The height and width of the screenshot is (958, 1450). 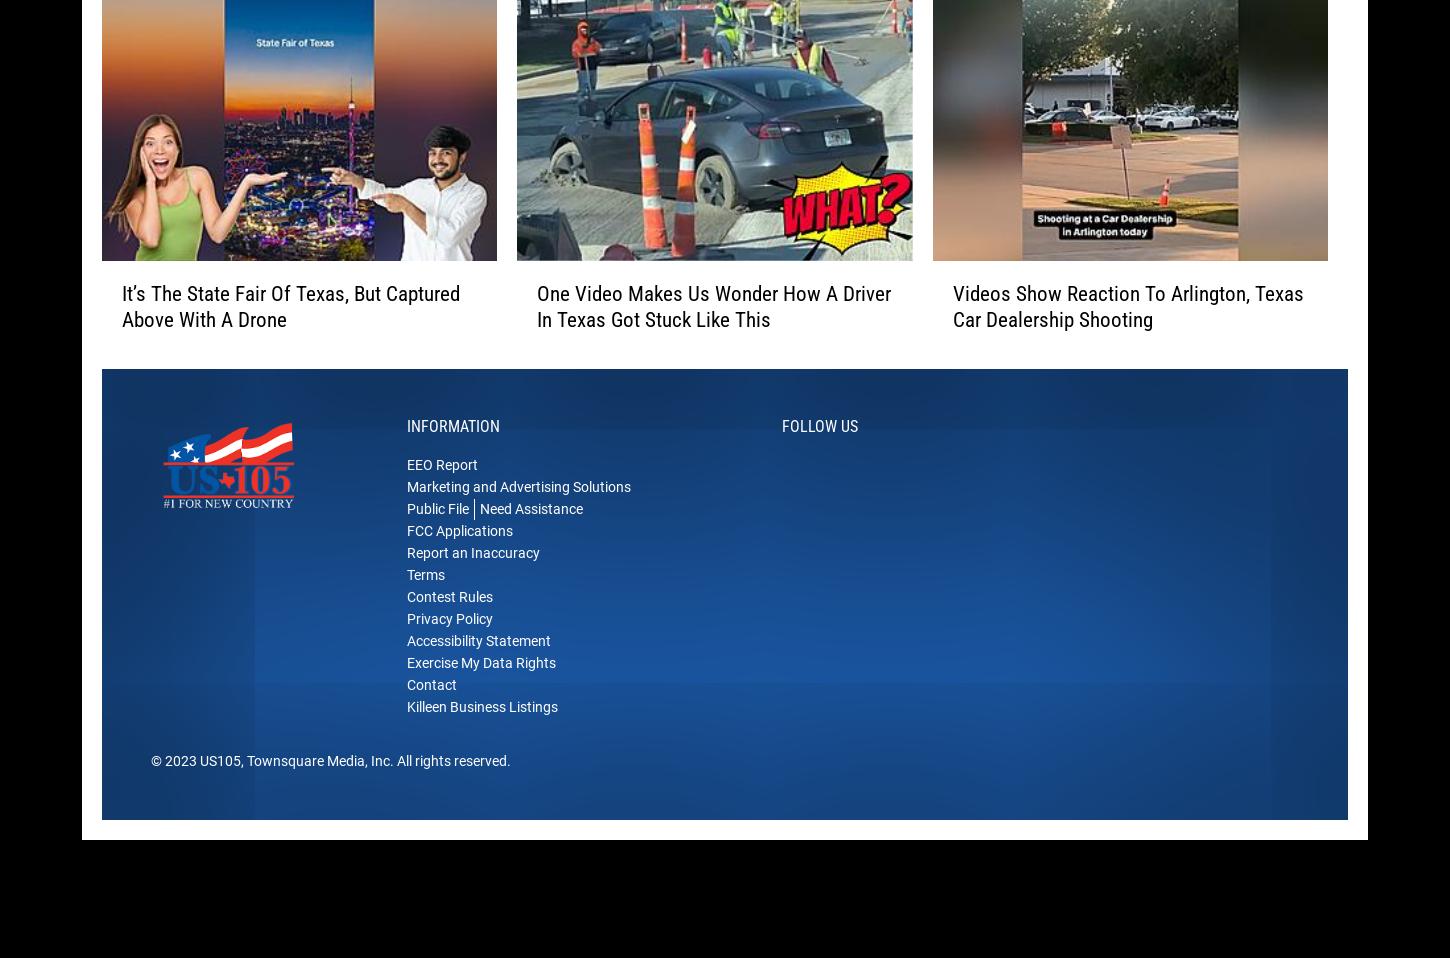 What do you see at coordinates (819, 457) in the screenshot?
I see `'Follow Us'` at bounding box center [819, 457].